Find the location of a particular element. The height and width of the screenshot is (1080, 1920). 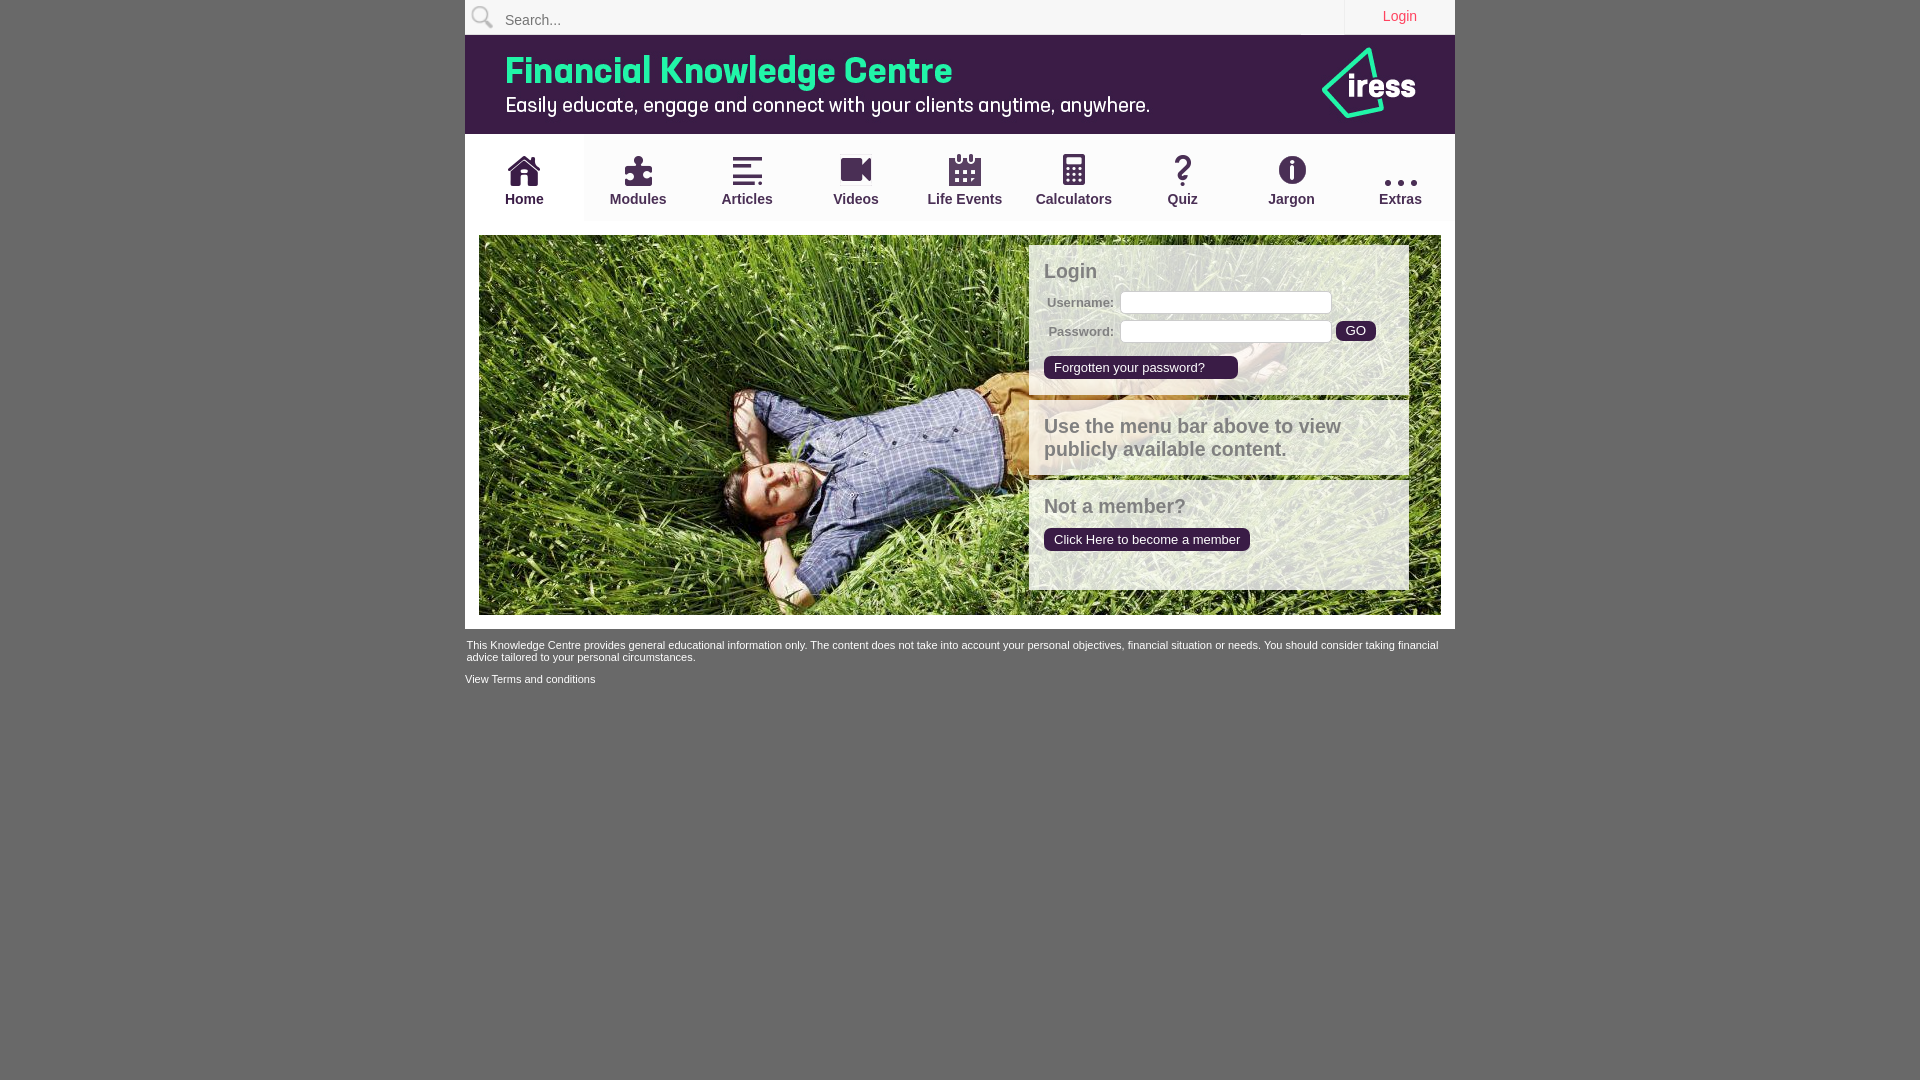

'Jargon' is located at coordinates (1291, 180).